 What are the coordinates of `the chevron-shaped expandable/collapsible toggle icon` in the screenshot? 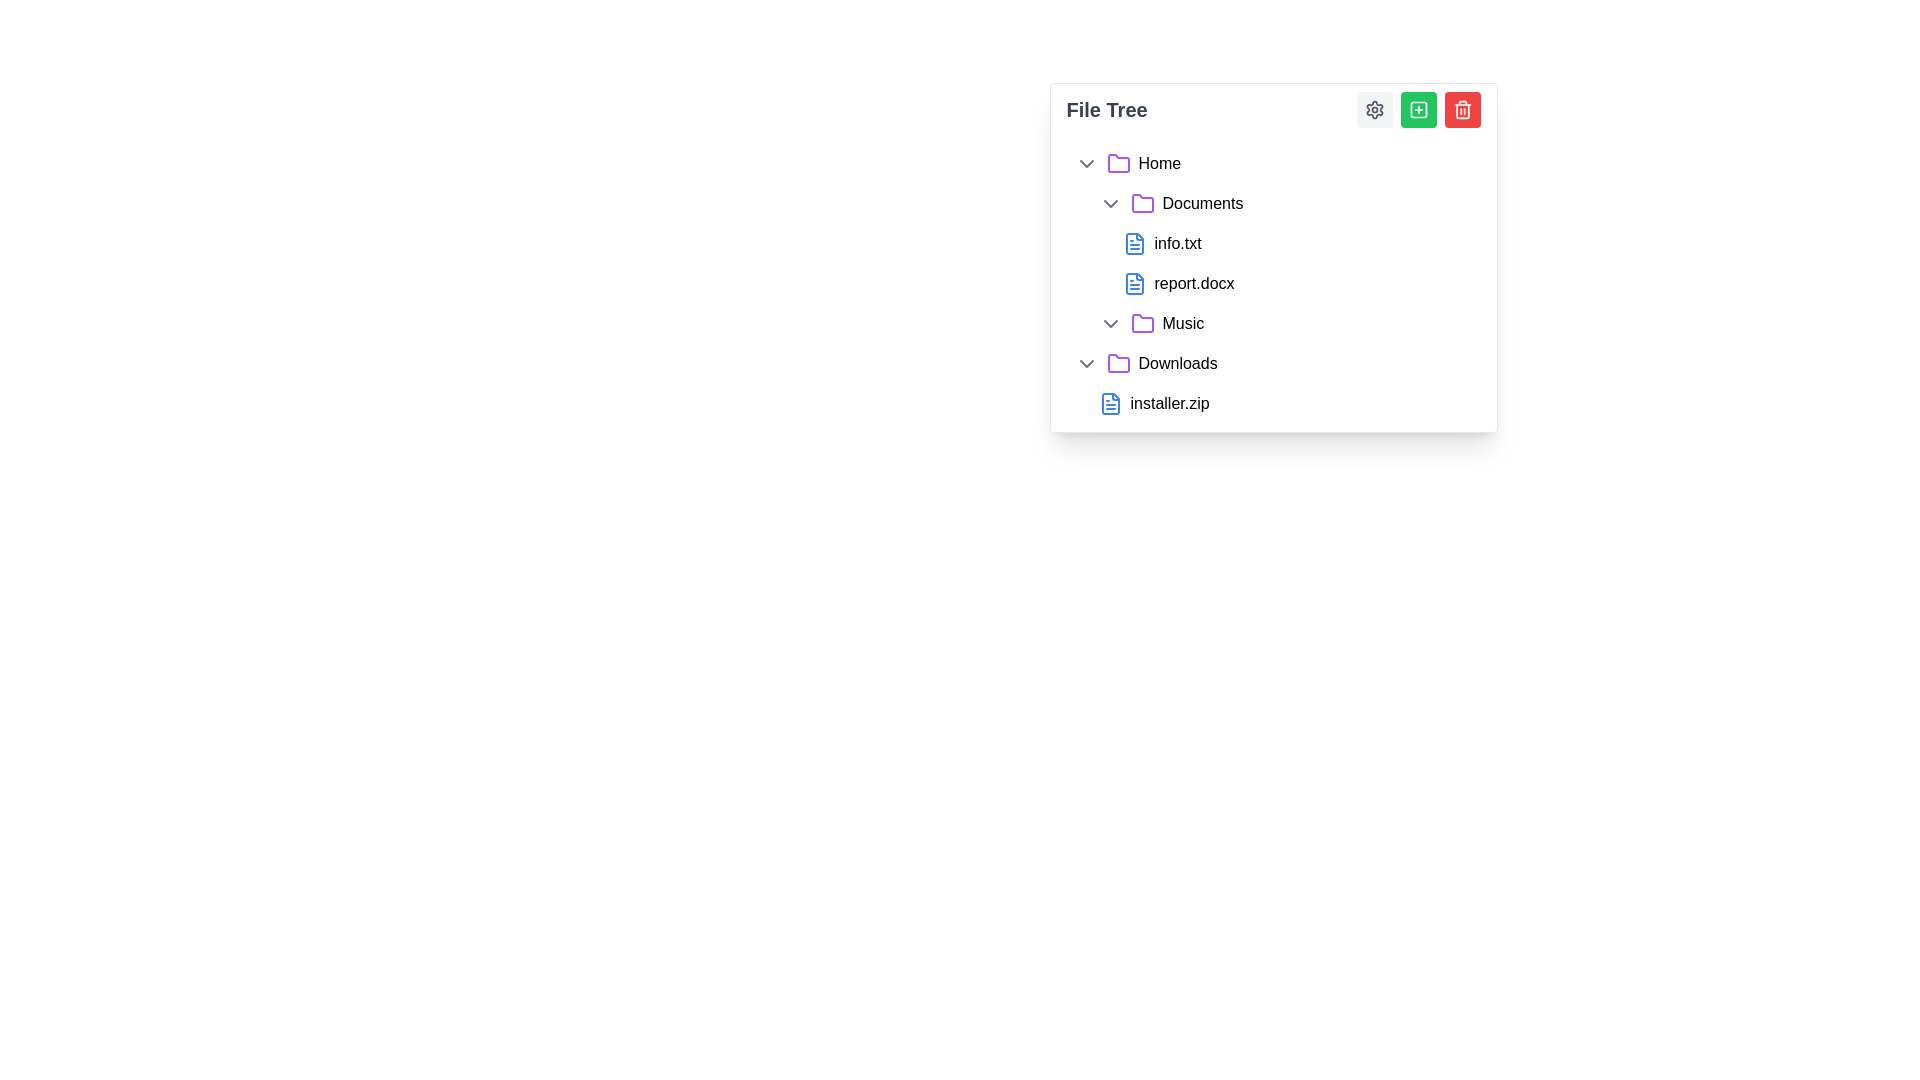 It's located at (1085, 363).